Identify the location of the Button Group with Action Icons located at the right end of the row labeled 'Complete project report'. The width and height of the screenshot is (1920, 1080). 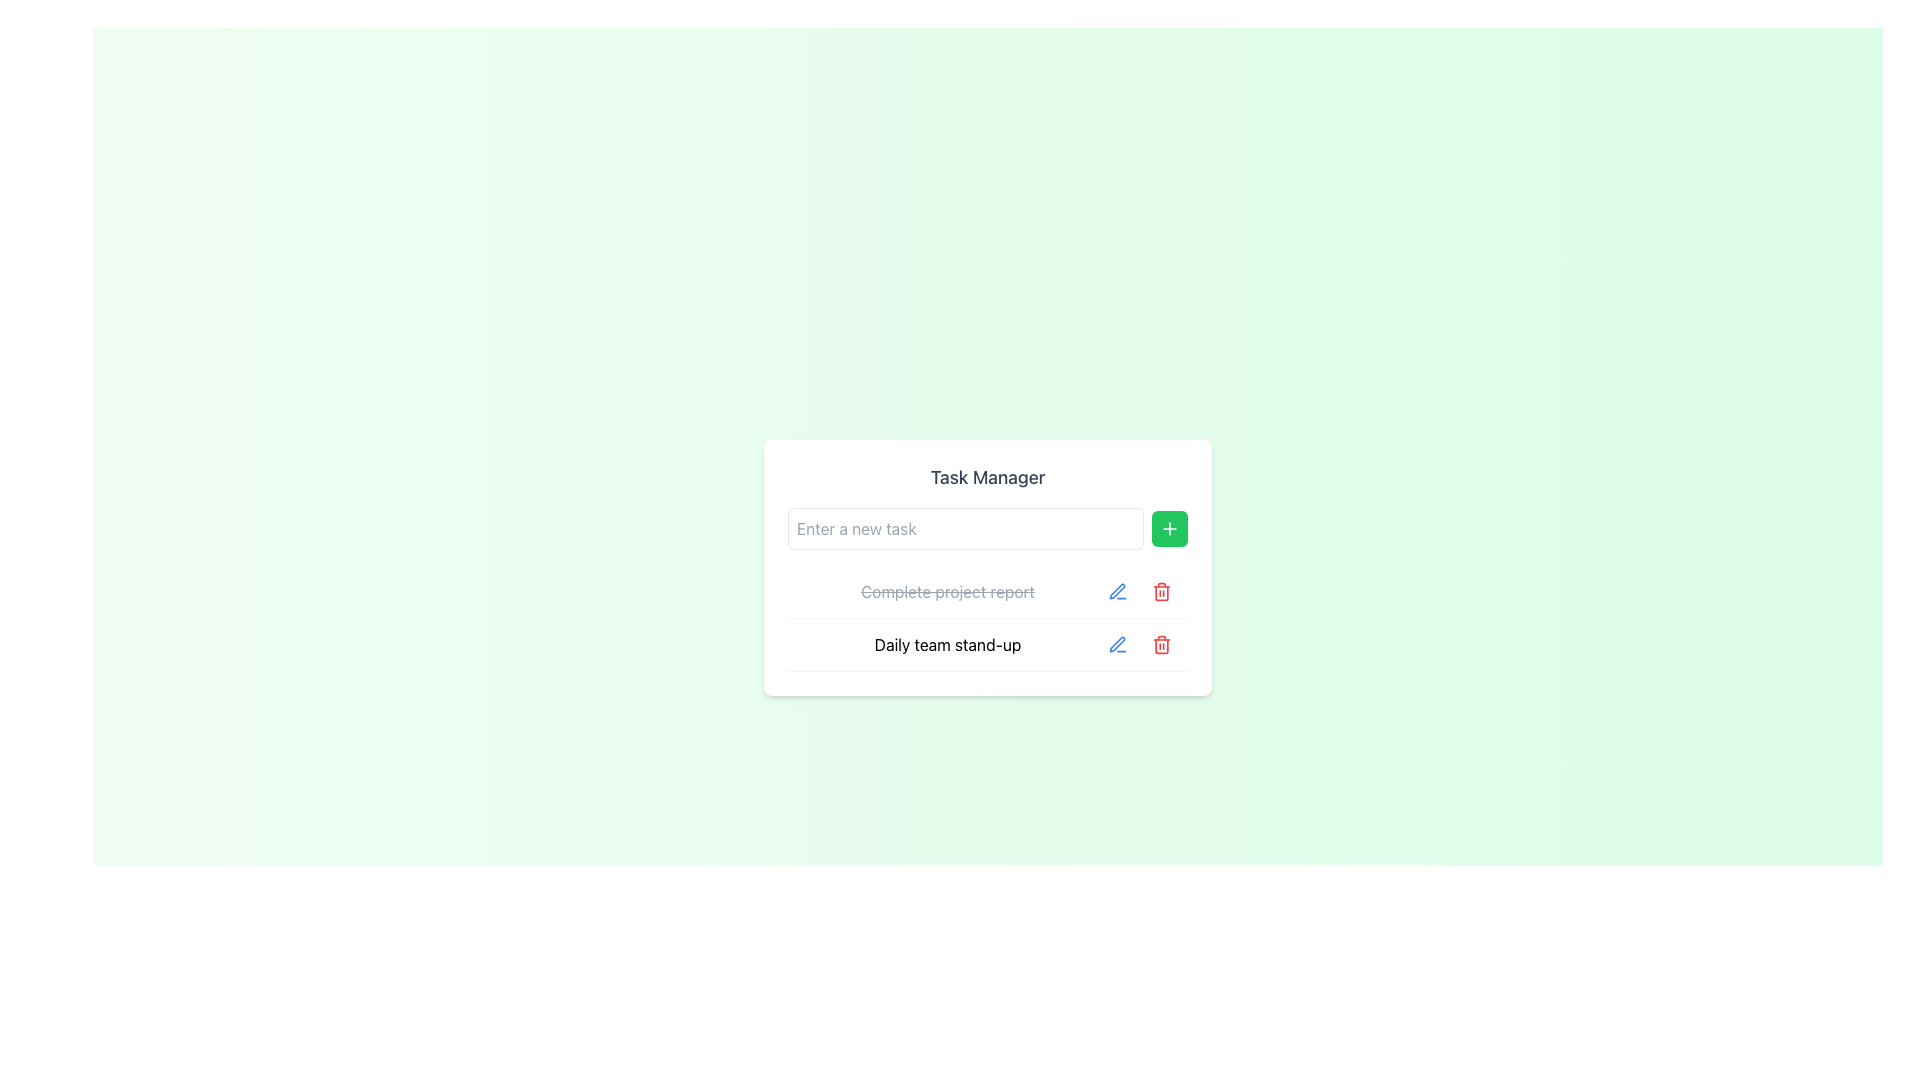
(1140, 590).